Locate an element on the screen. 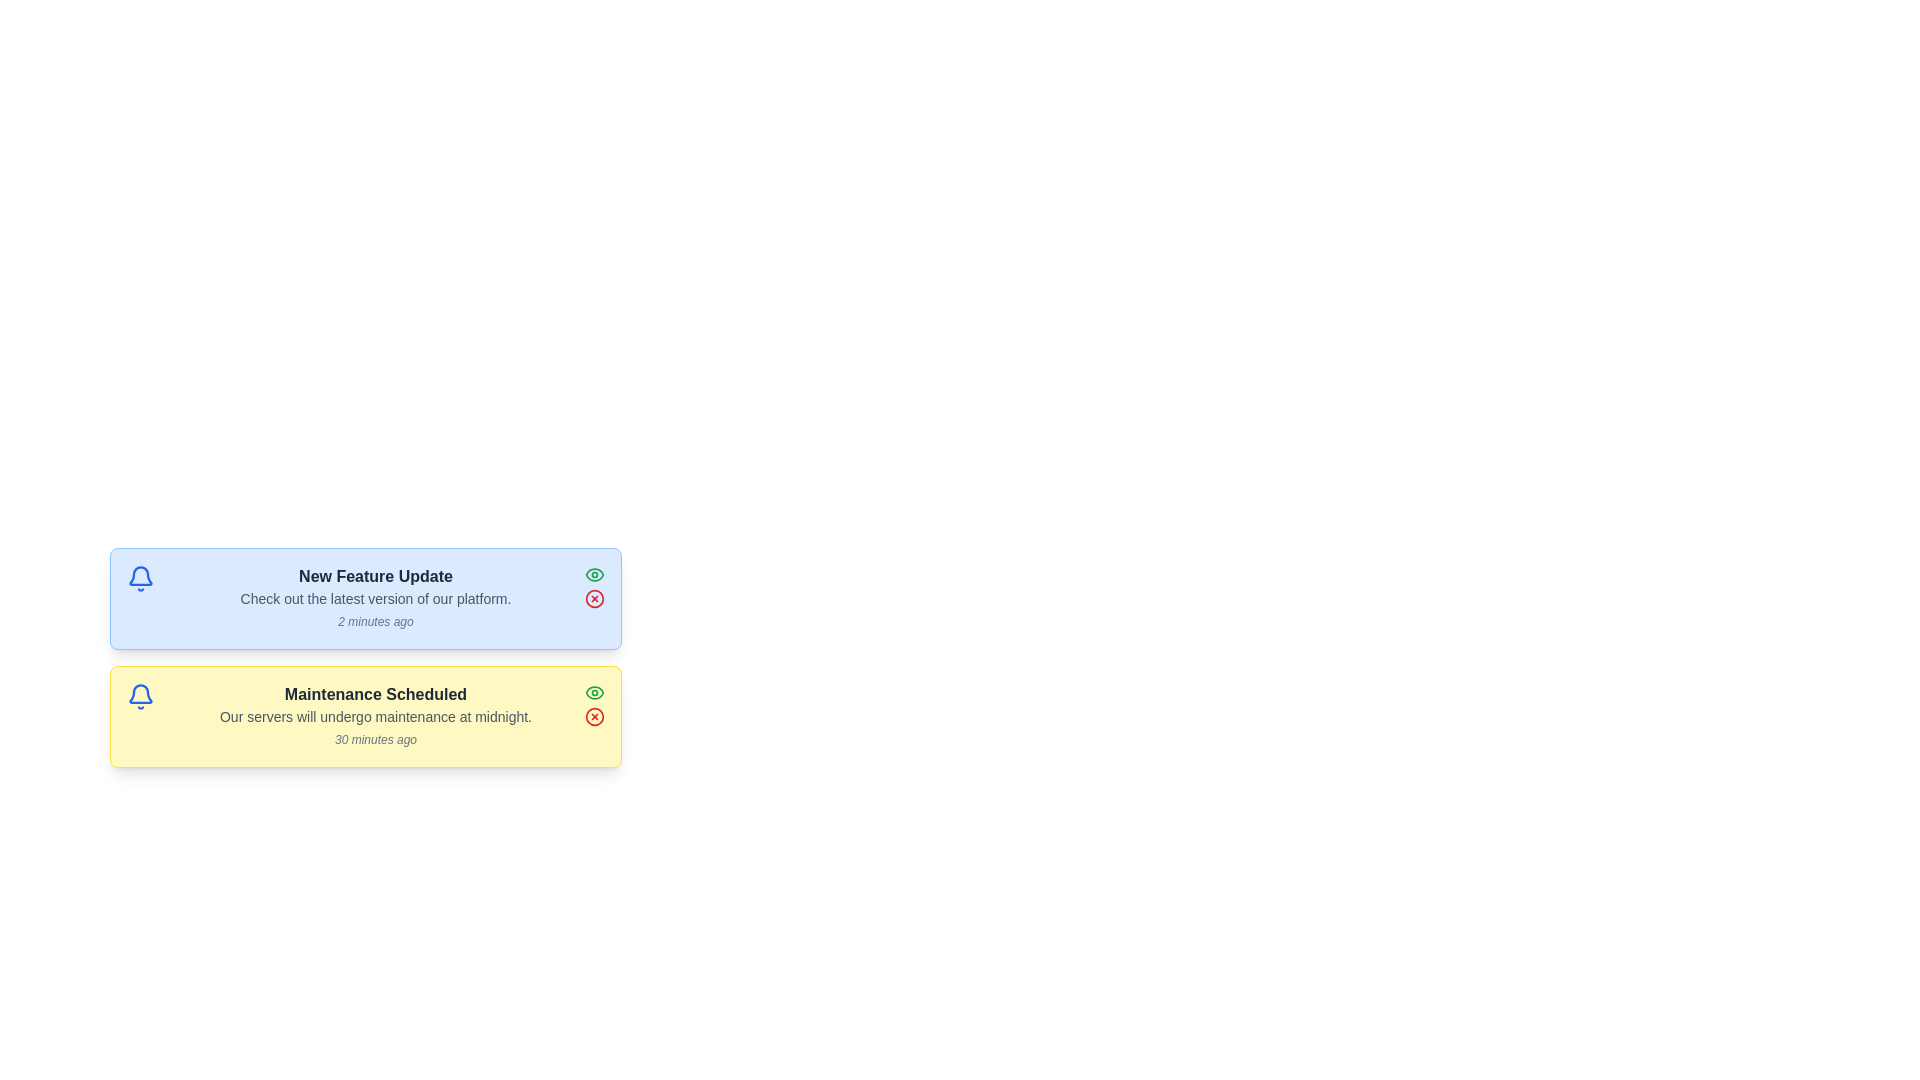  the notification titled 'New Feature Update' to view its details is located at coordinates (365, 597).